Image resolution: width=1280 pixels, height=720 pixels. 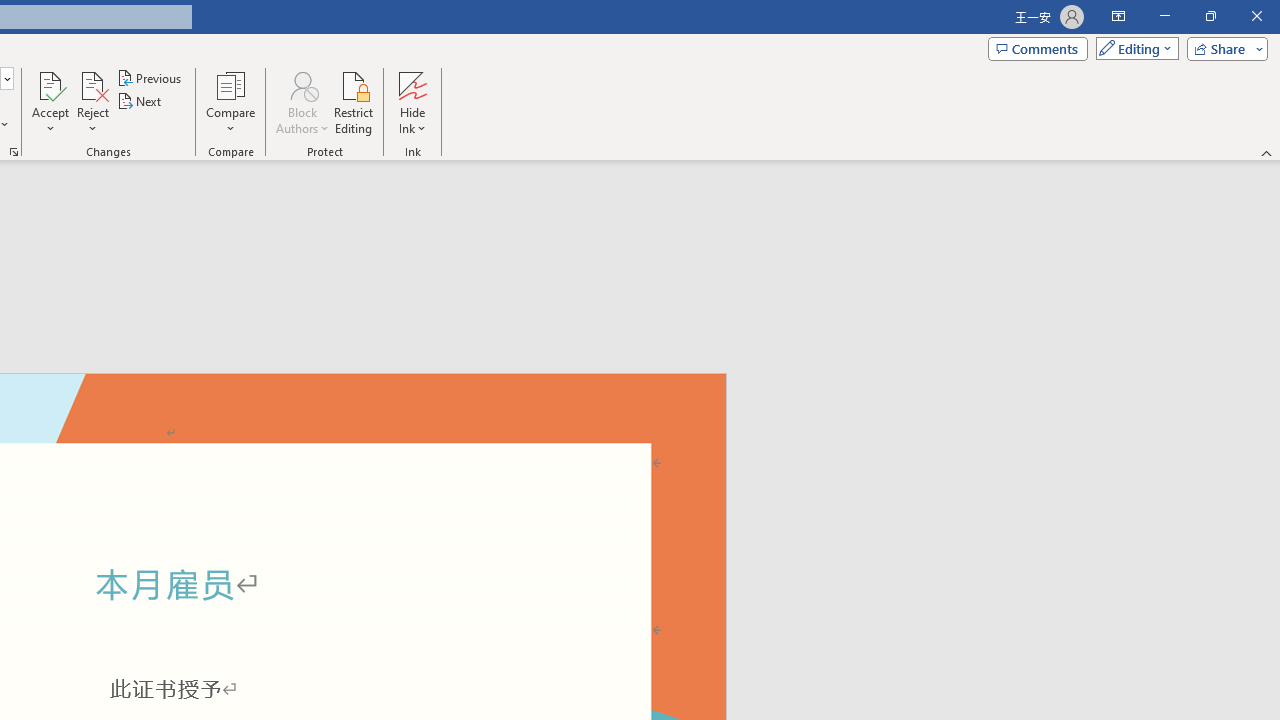 What do you see at coordinates (411, 103) in the screenshot?
I see `'Hide Ink'` at bounding box center [411, 103].